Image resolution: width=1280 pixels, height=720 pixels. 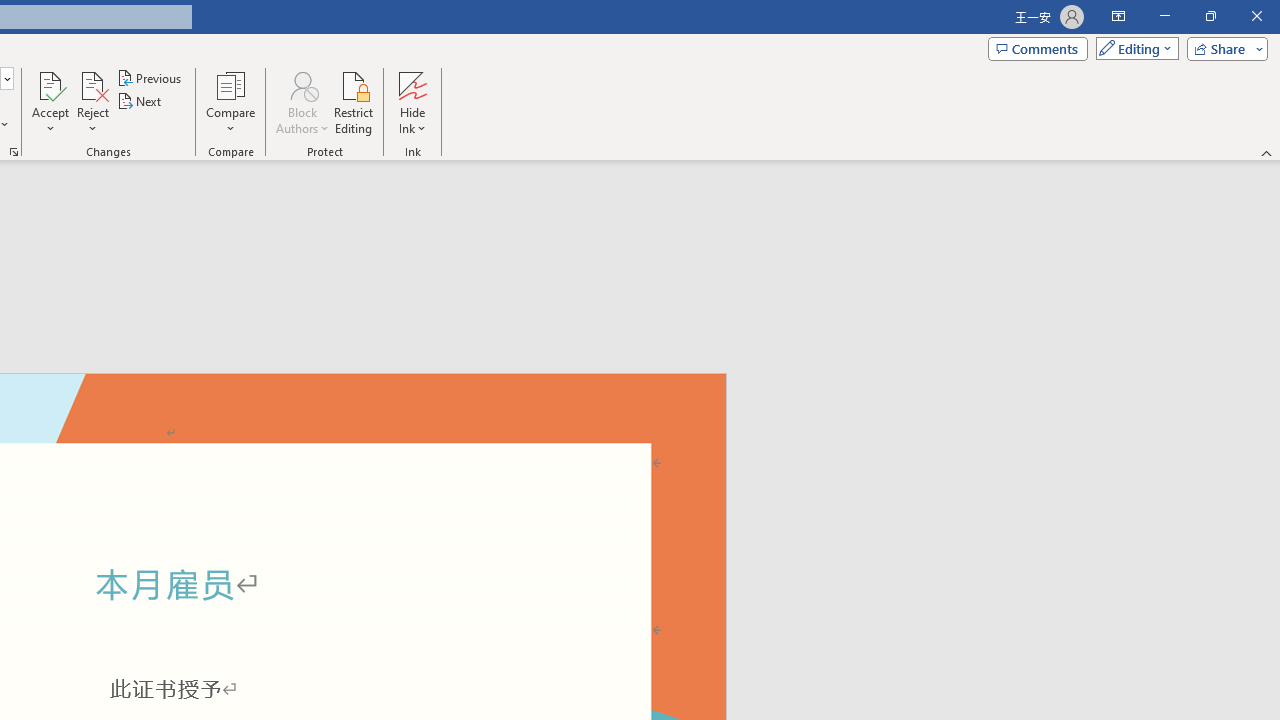 What do you see at coordinates (411, 103) in the screenshot?
I see `'Hide Ink'` at bounding box center [411, 103].